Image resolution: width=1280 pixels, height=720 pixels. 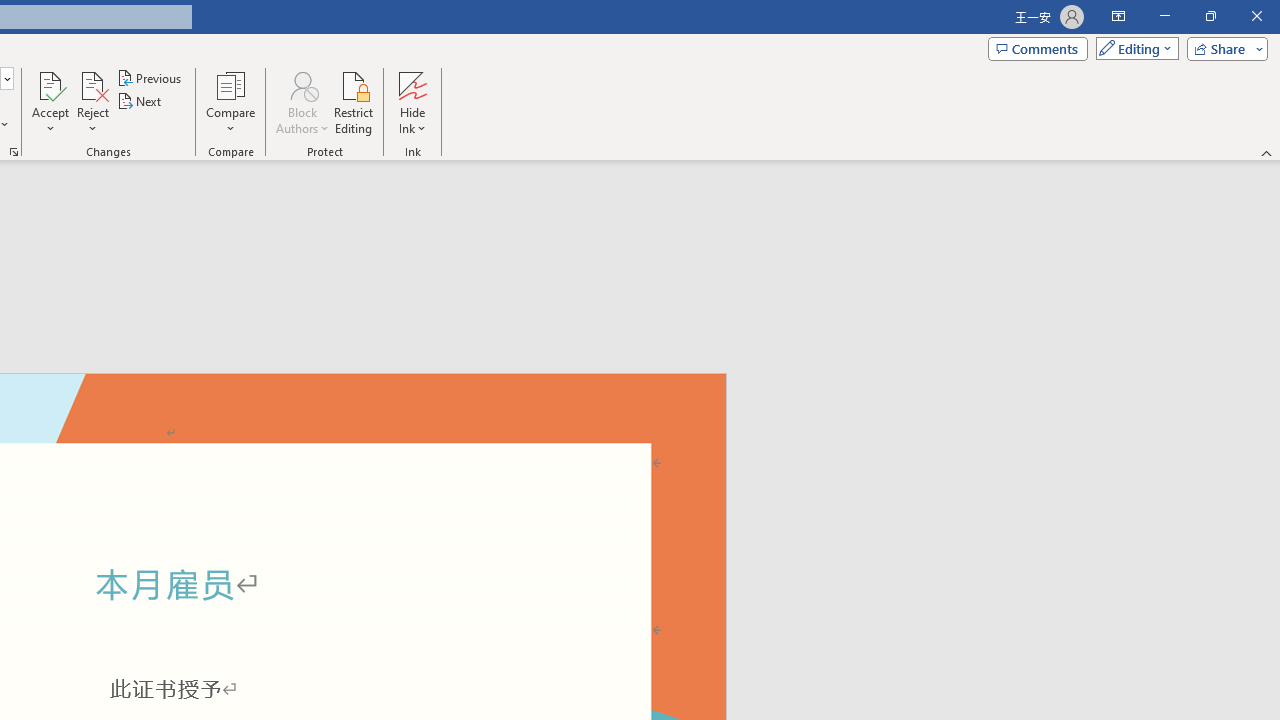 What do you see at coordinates (411, 103) in the screenshot?
I see `'Hide Ink'` at bounding box center [411, 103].